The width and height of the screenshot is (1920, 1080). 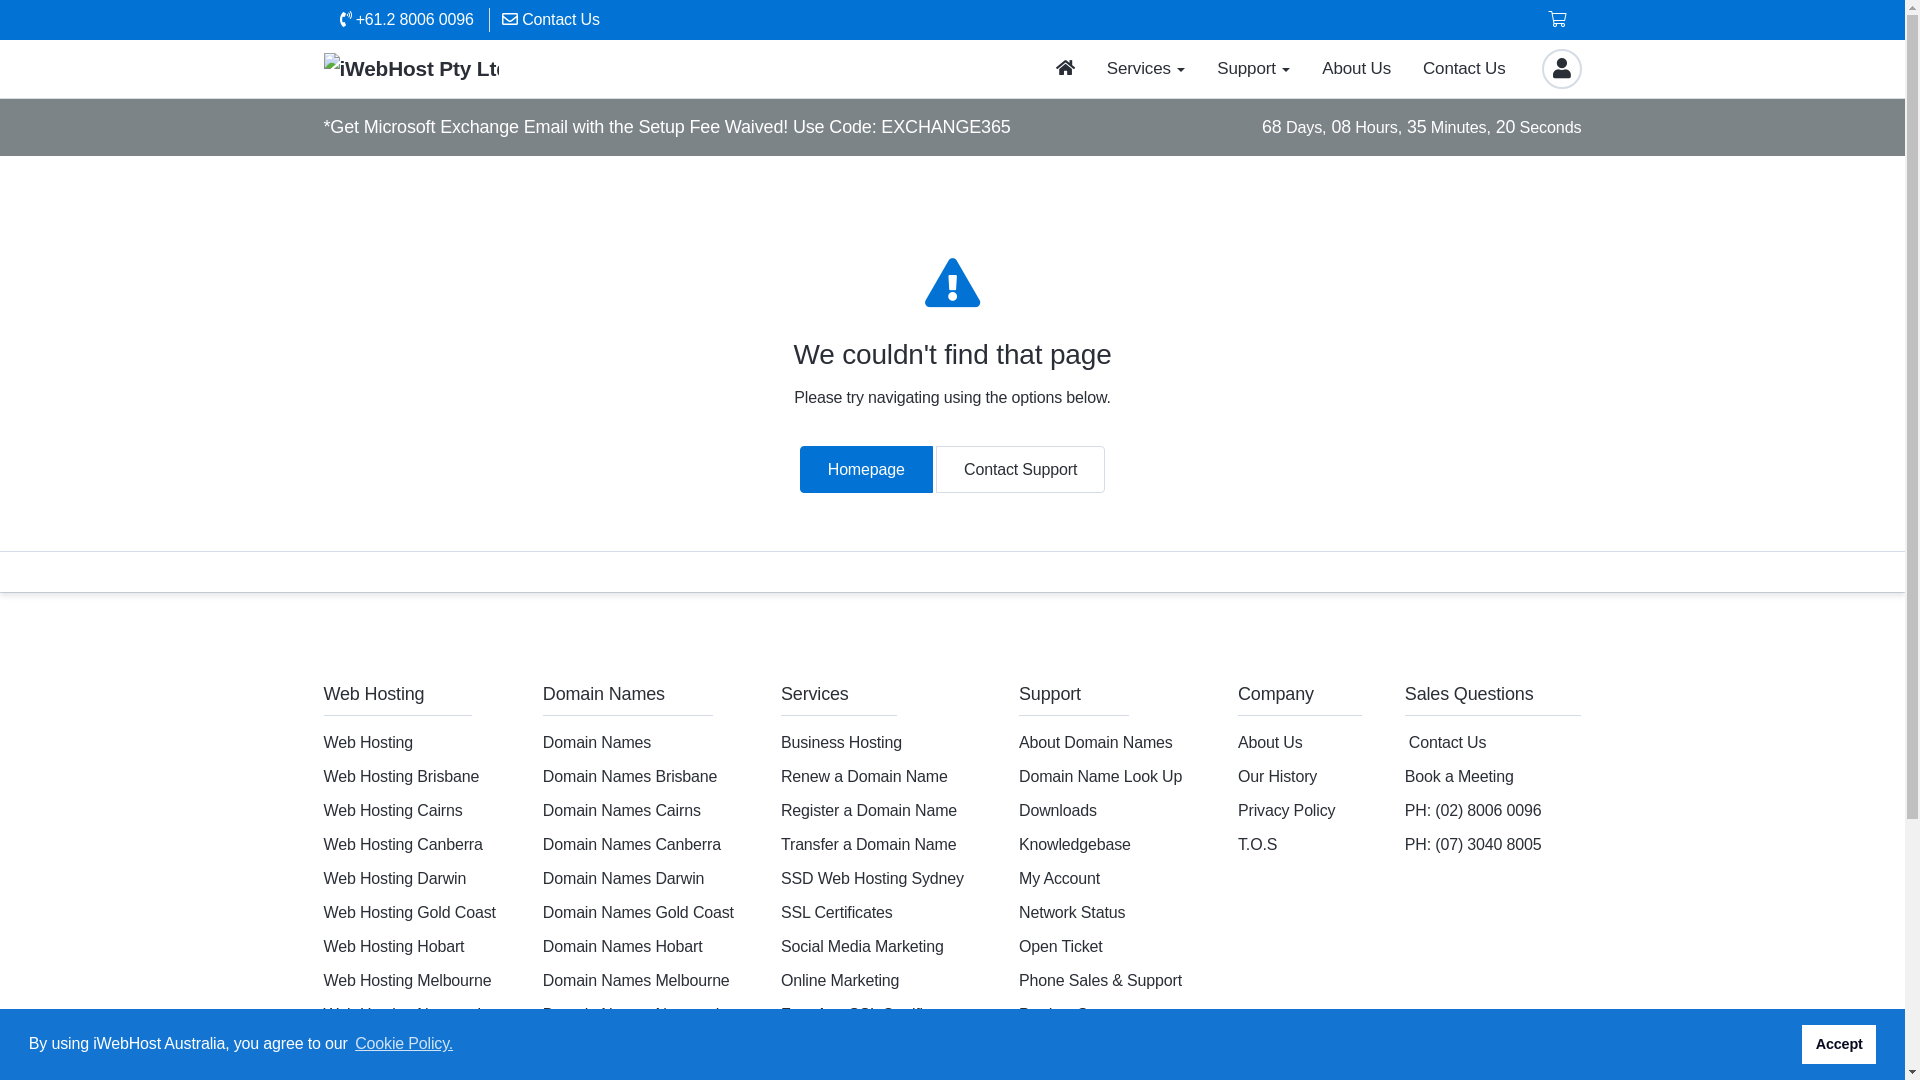 I want to click on 'PH: (02) 8006 0096', so click(x=1404, y=810).